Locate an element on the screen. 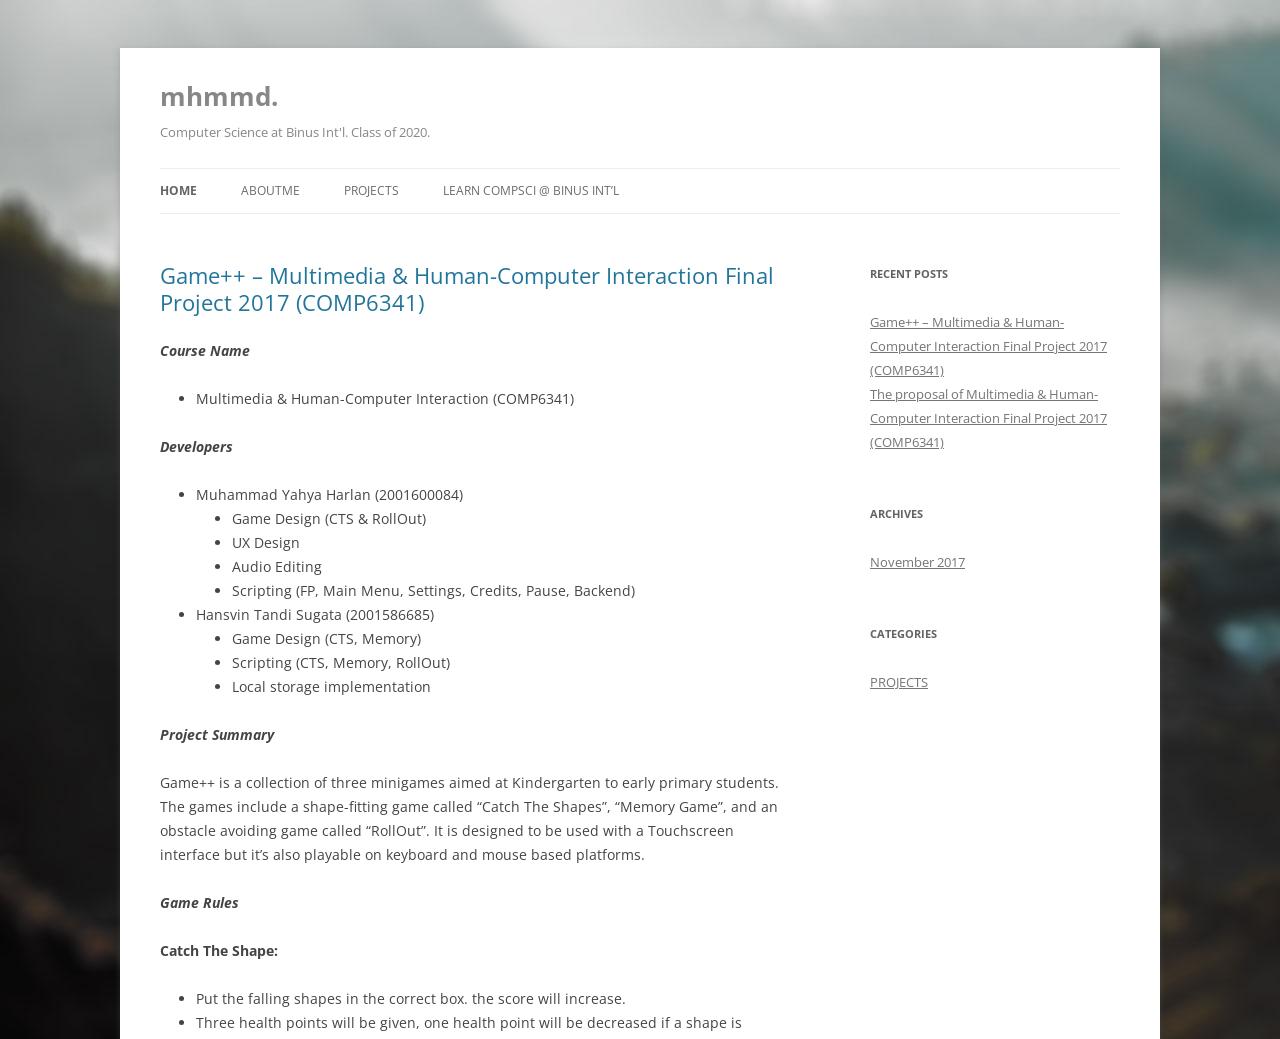  'Scripting (CTS, Memory, RollOut)' is located at coordinates (340, 662).